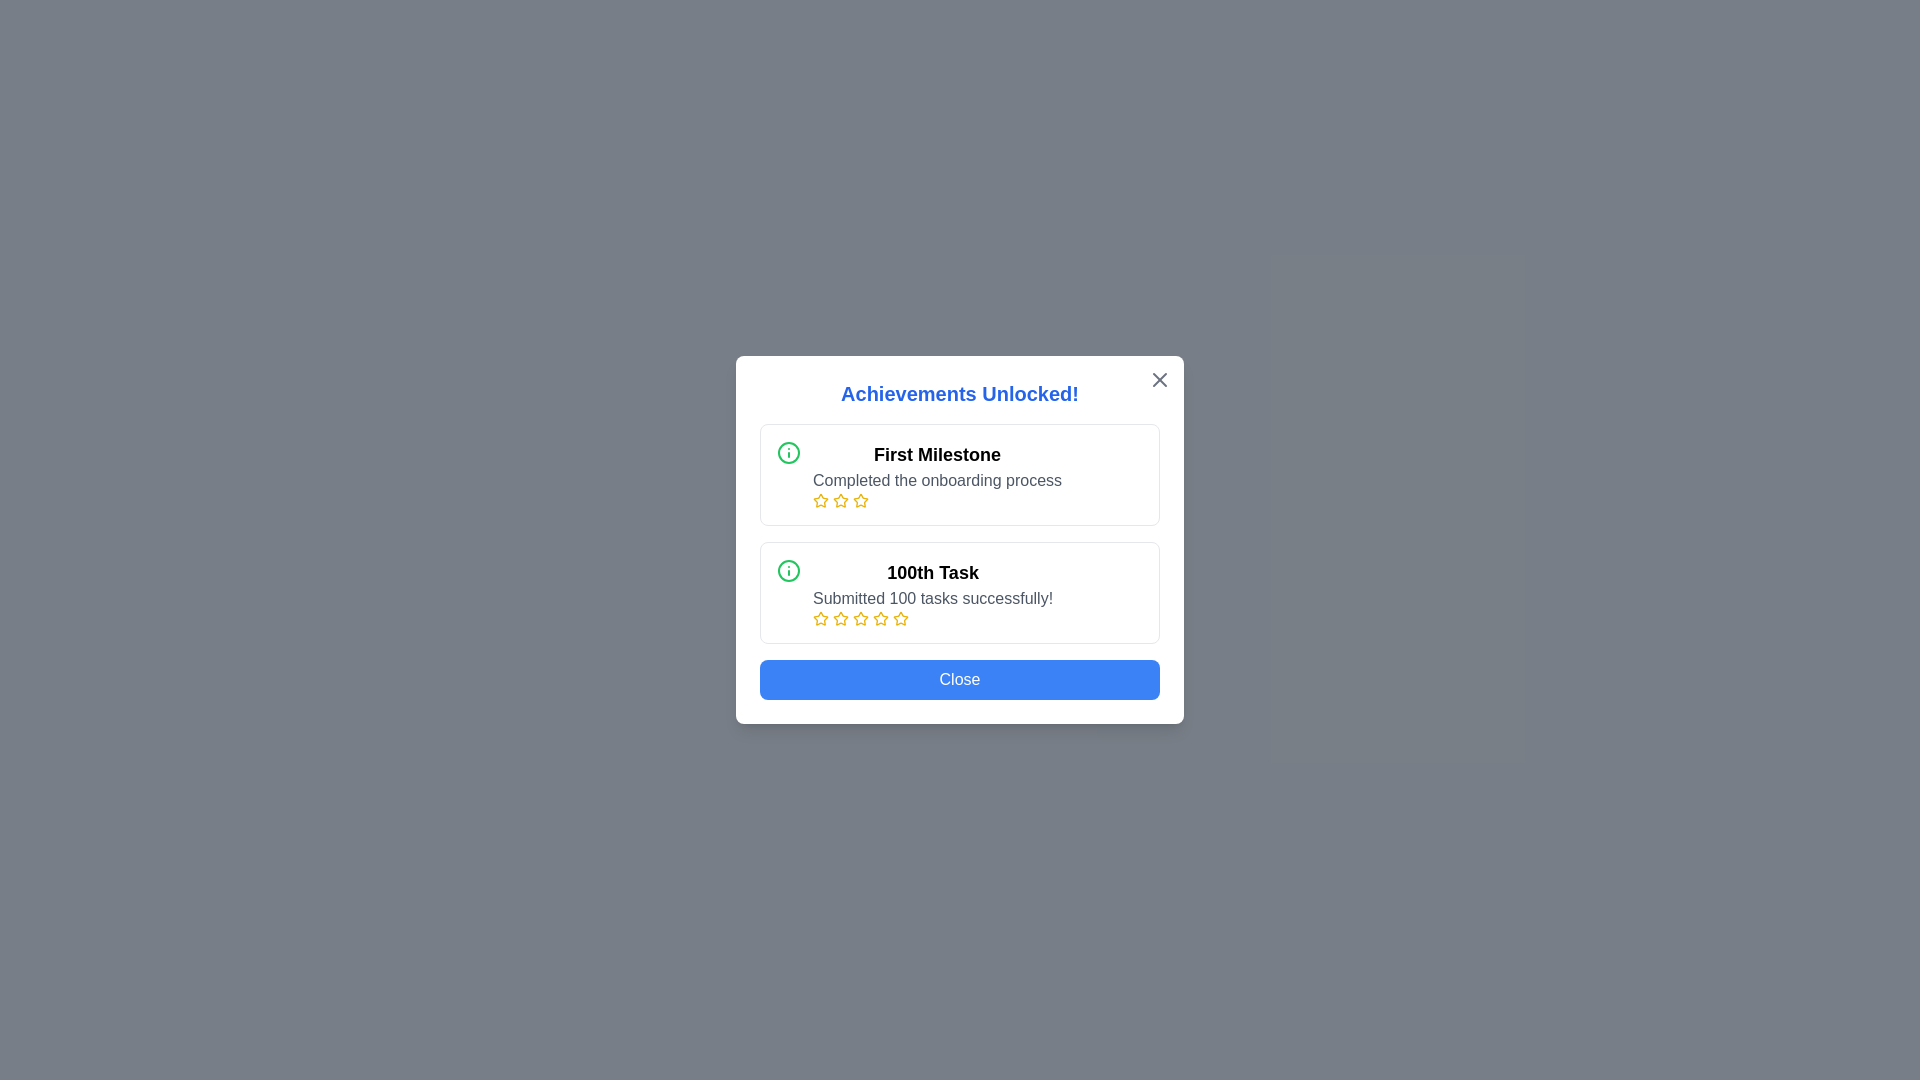 The image size is (1920, 1080). Describe the element at coordinates (932, 597) in the screenshot. I see `the static text label that informs the user about successfully completing 100 tasks, located beneath the '100th Task' heading in the achievements modal` at that location.